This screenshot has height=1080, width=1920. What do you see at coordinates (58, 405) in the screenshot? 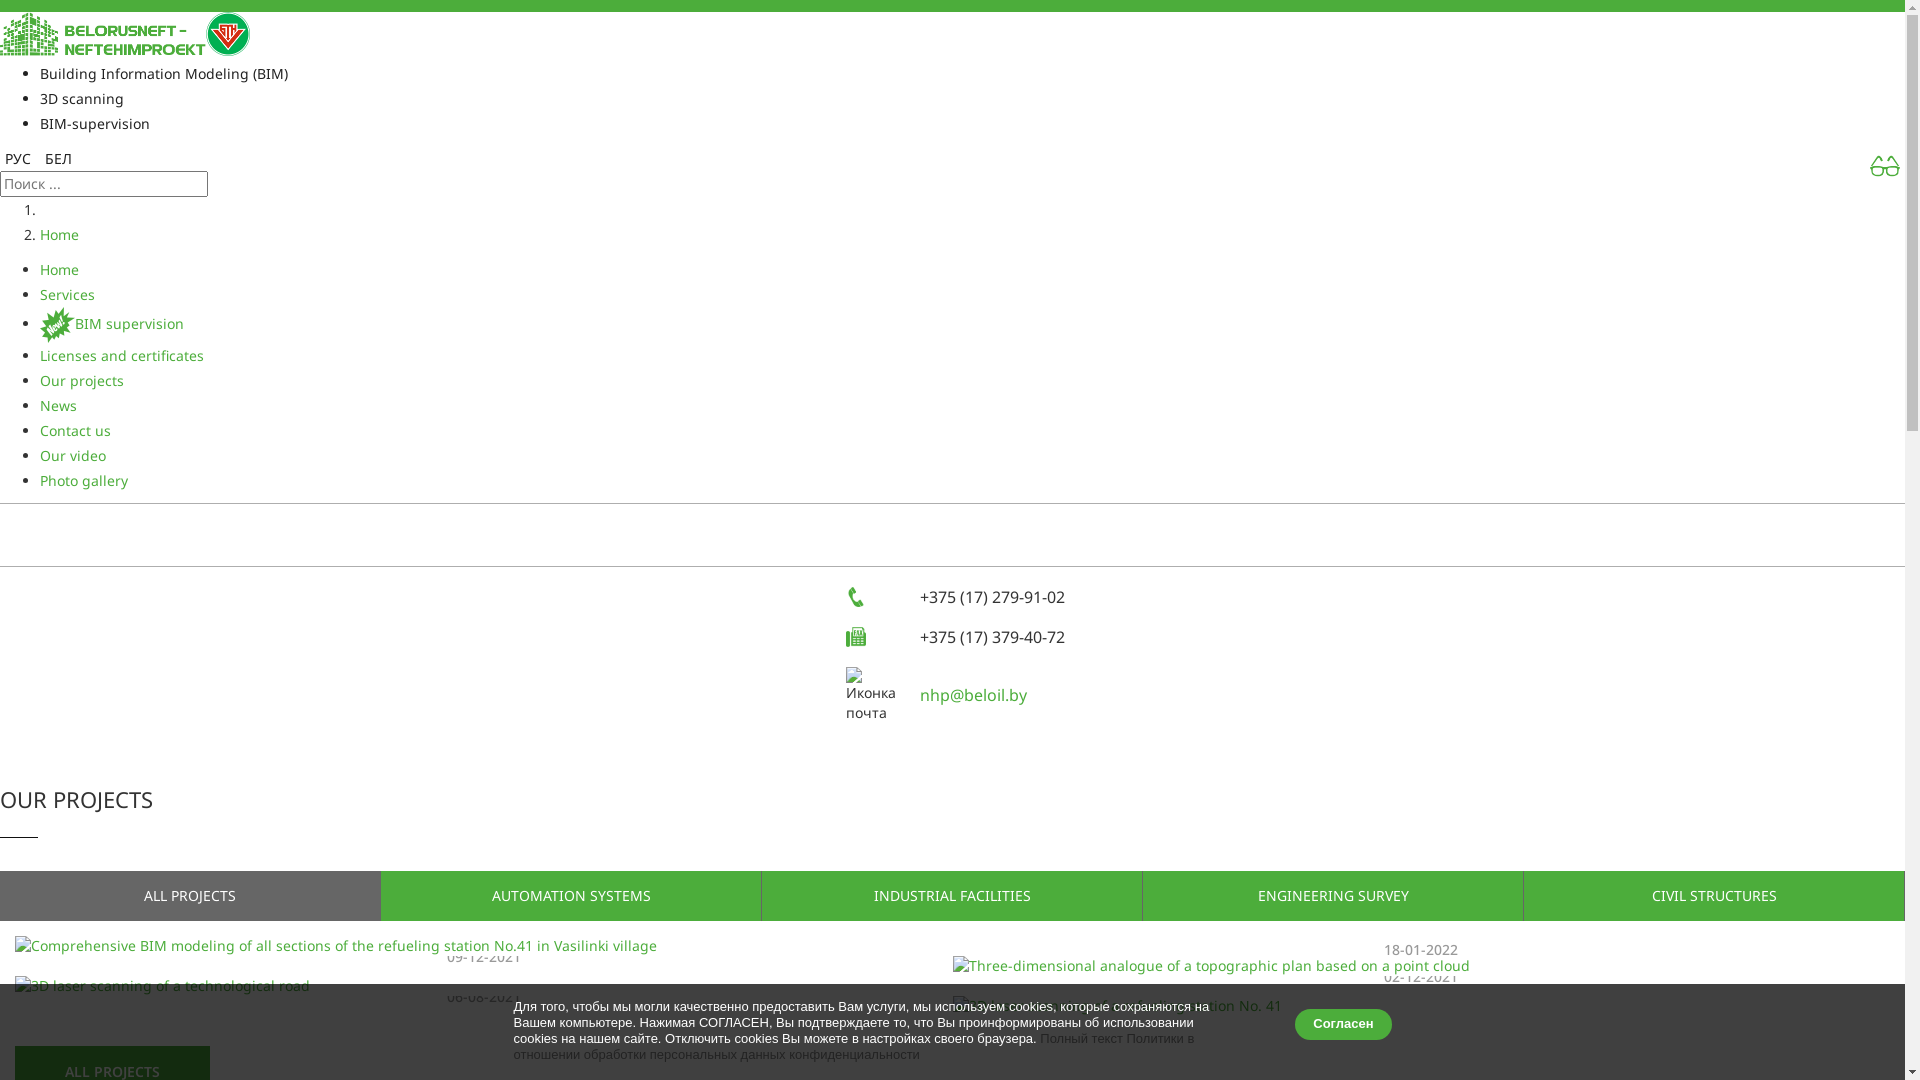
I see `'News'` at bounding box center [58, 405].